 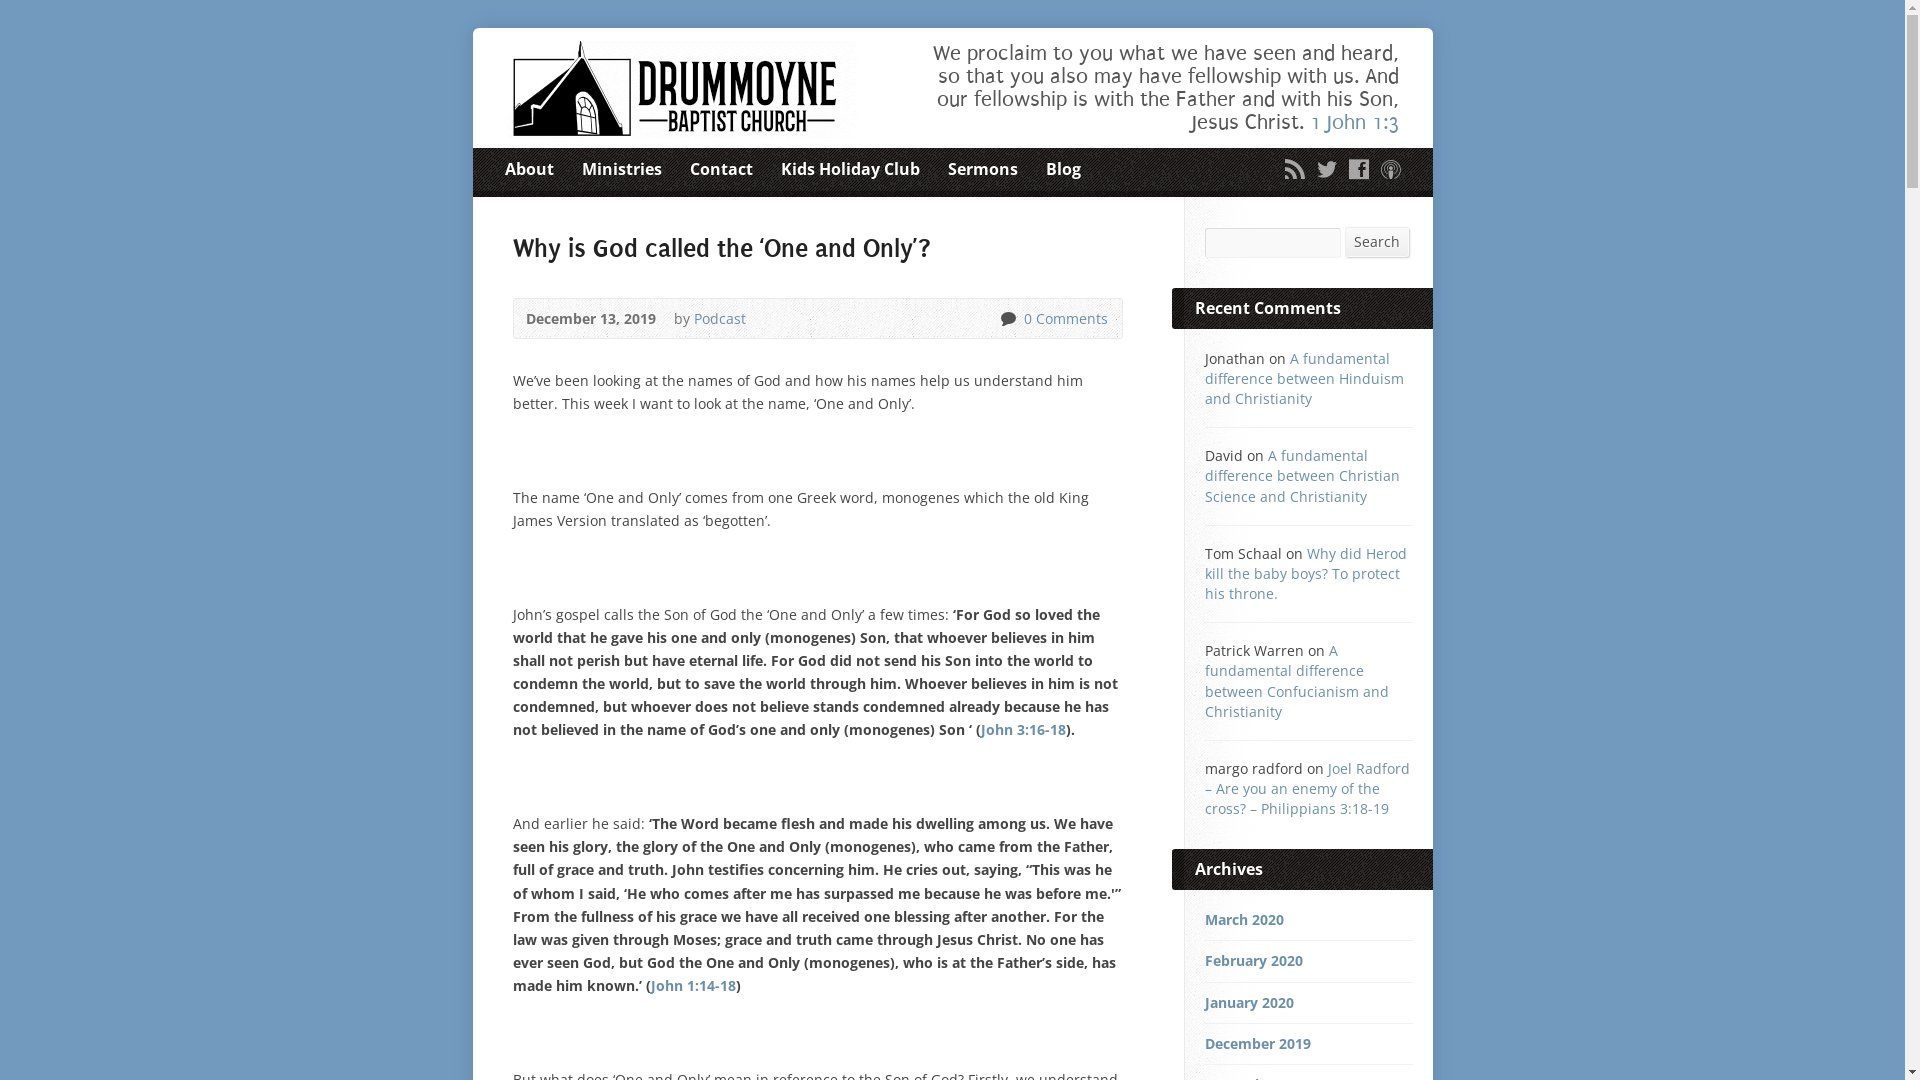 I want to click on 'Ministries', so click(x=580, y=168).